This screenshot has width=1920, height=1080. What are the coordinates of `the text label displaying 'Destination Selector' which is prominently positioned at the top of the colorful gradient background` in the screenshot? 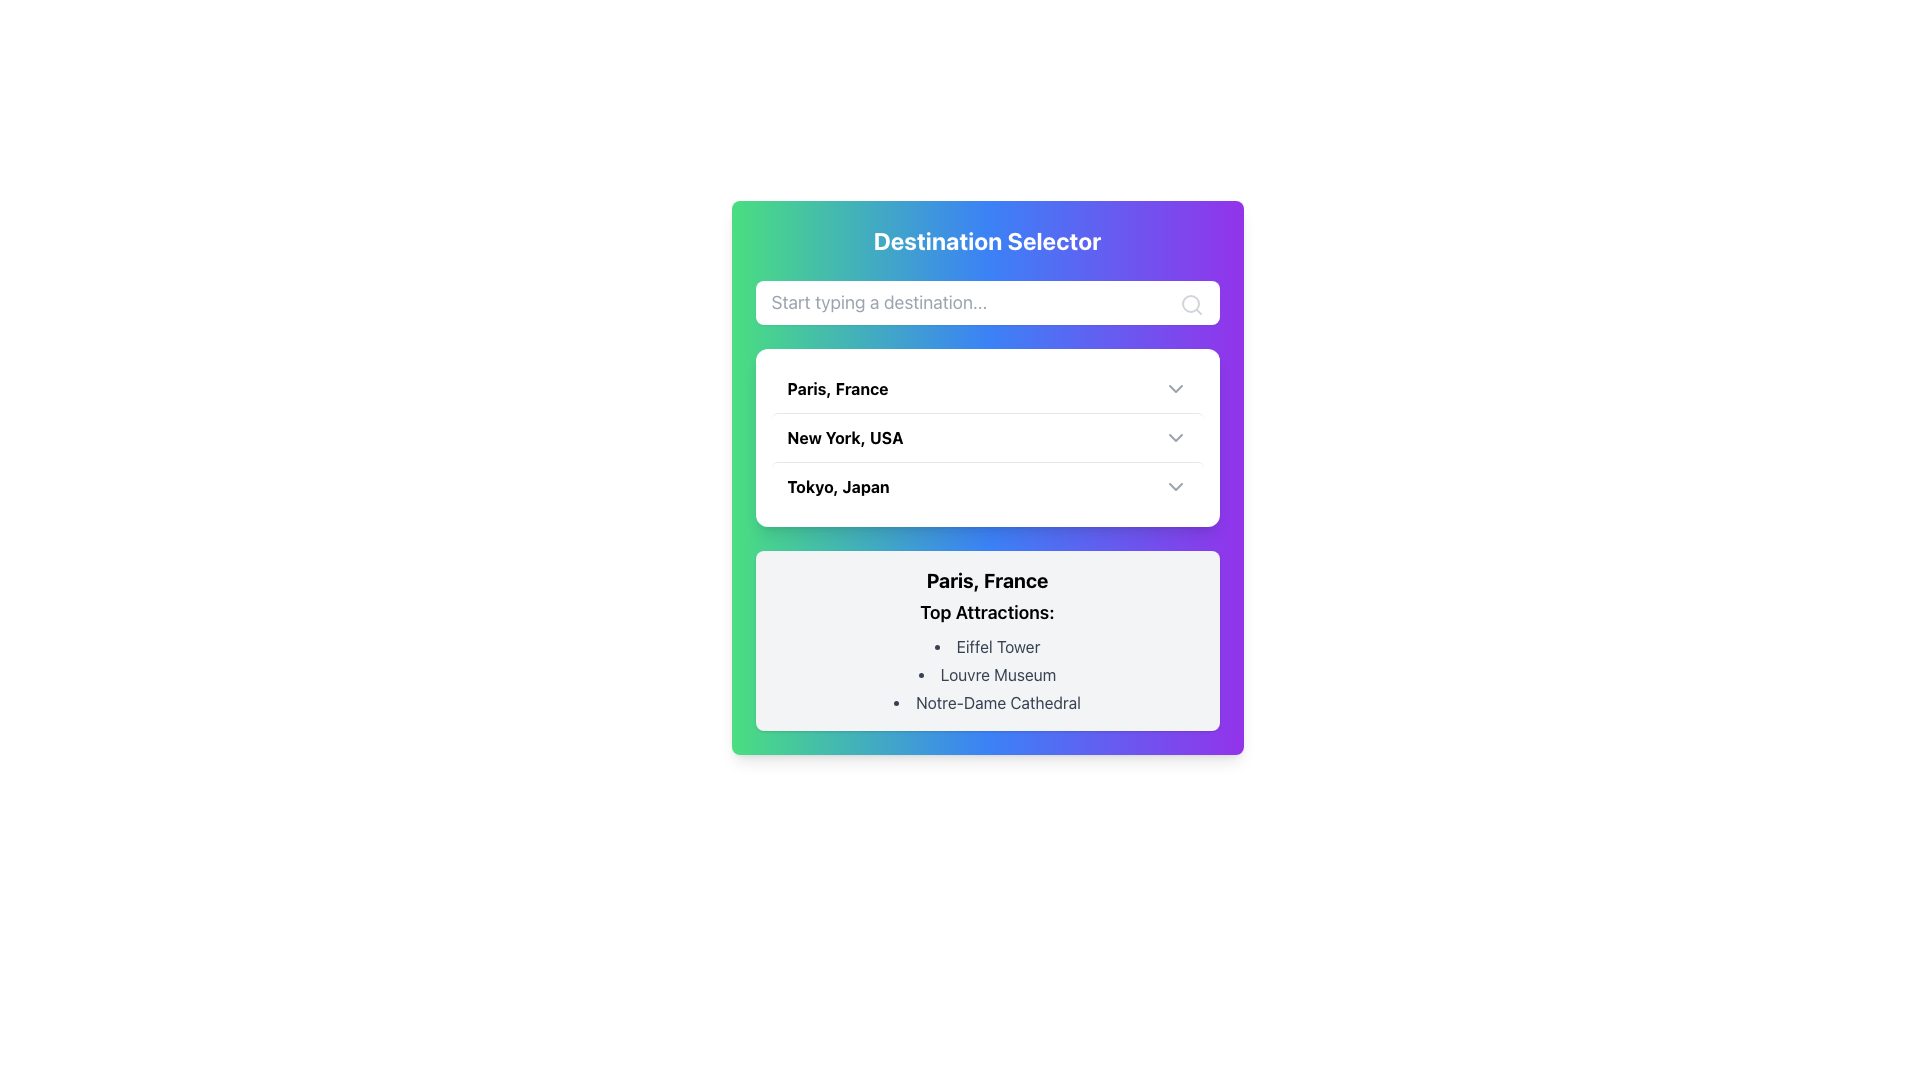 It's located at (987, 239).